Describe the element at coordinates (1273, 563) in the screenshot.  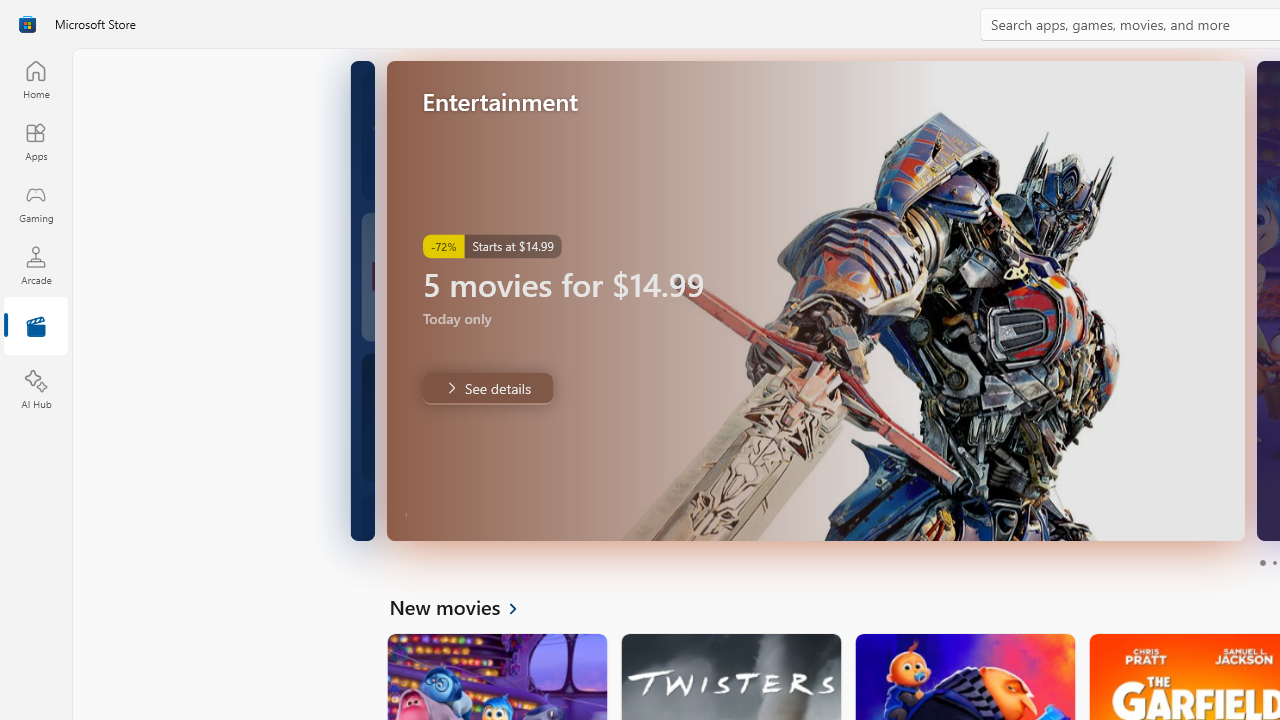
I see `'Page 2'` at that location.